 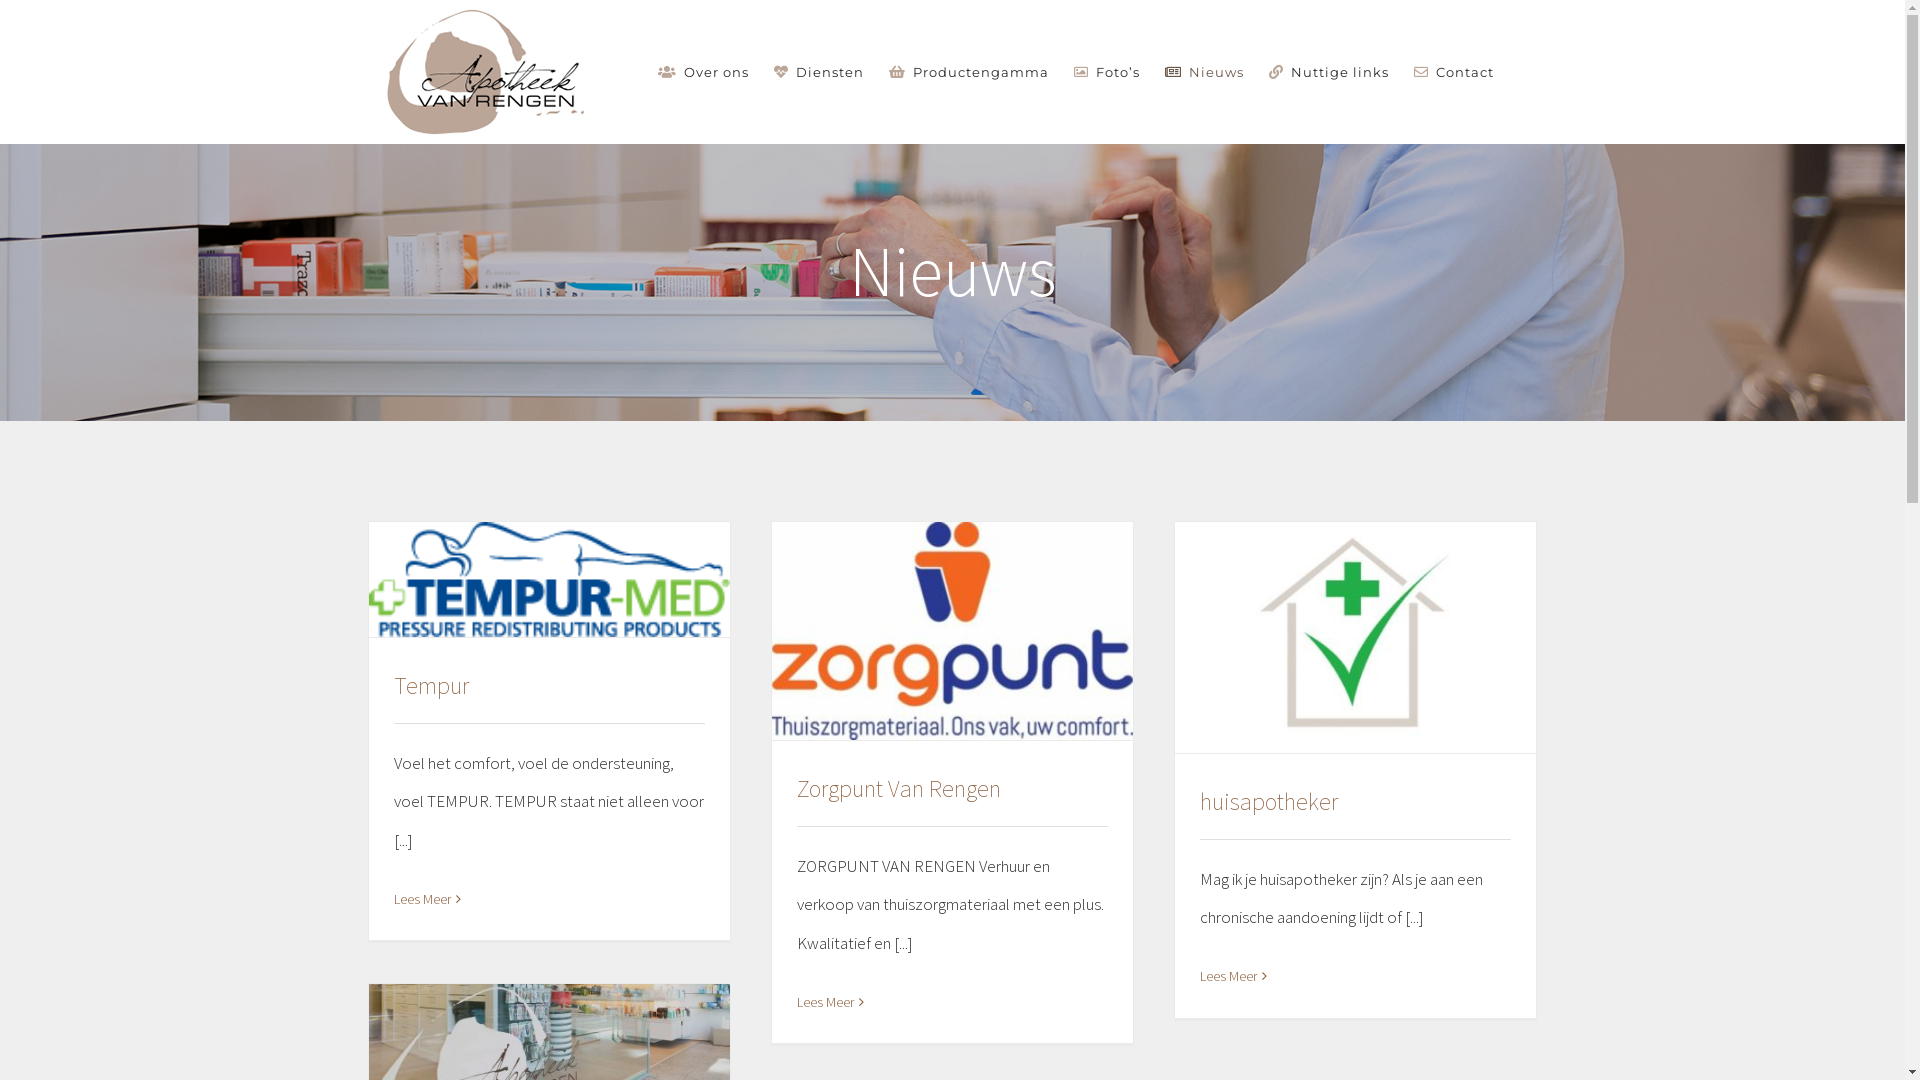 What do you see at coordinates (819, 71) in the screenshot?
I see `'Diensten'` at bounding box center [819, 71].